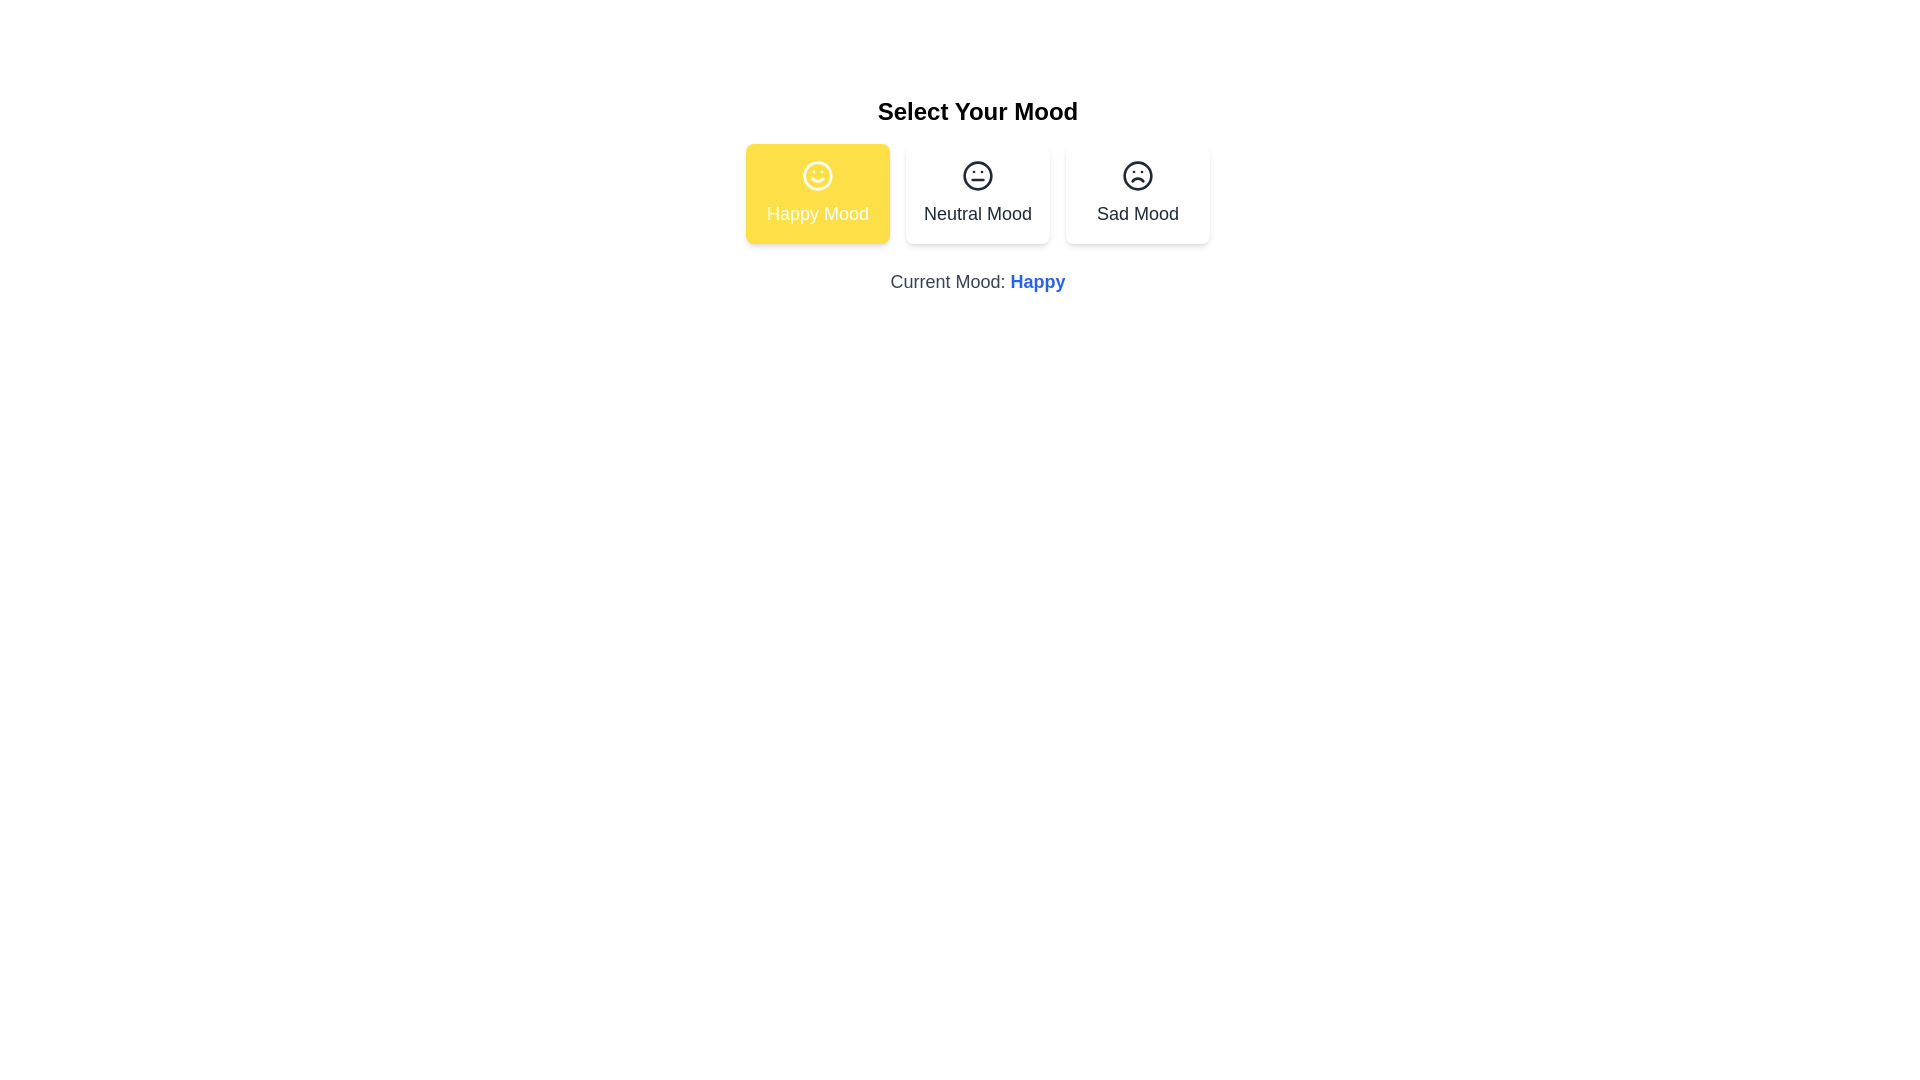 The height and width of the screenshot is (1080, 1920). Describe the element at coordinates (817, 193) in the screenshot. I see `the button corresponding to the mood Happy` at that location.